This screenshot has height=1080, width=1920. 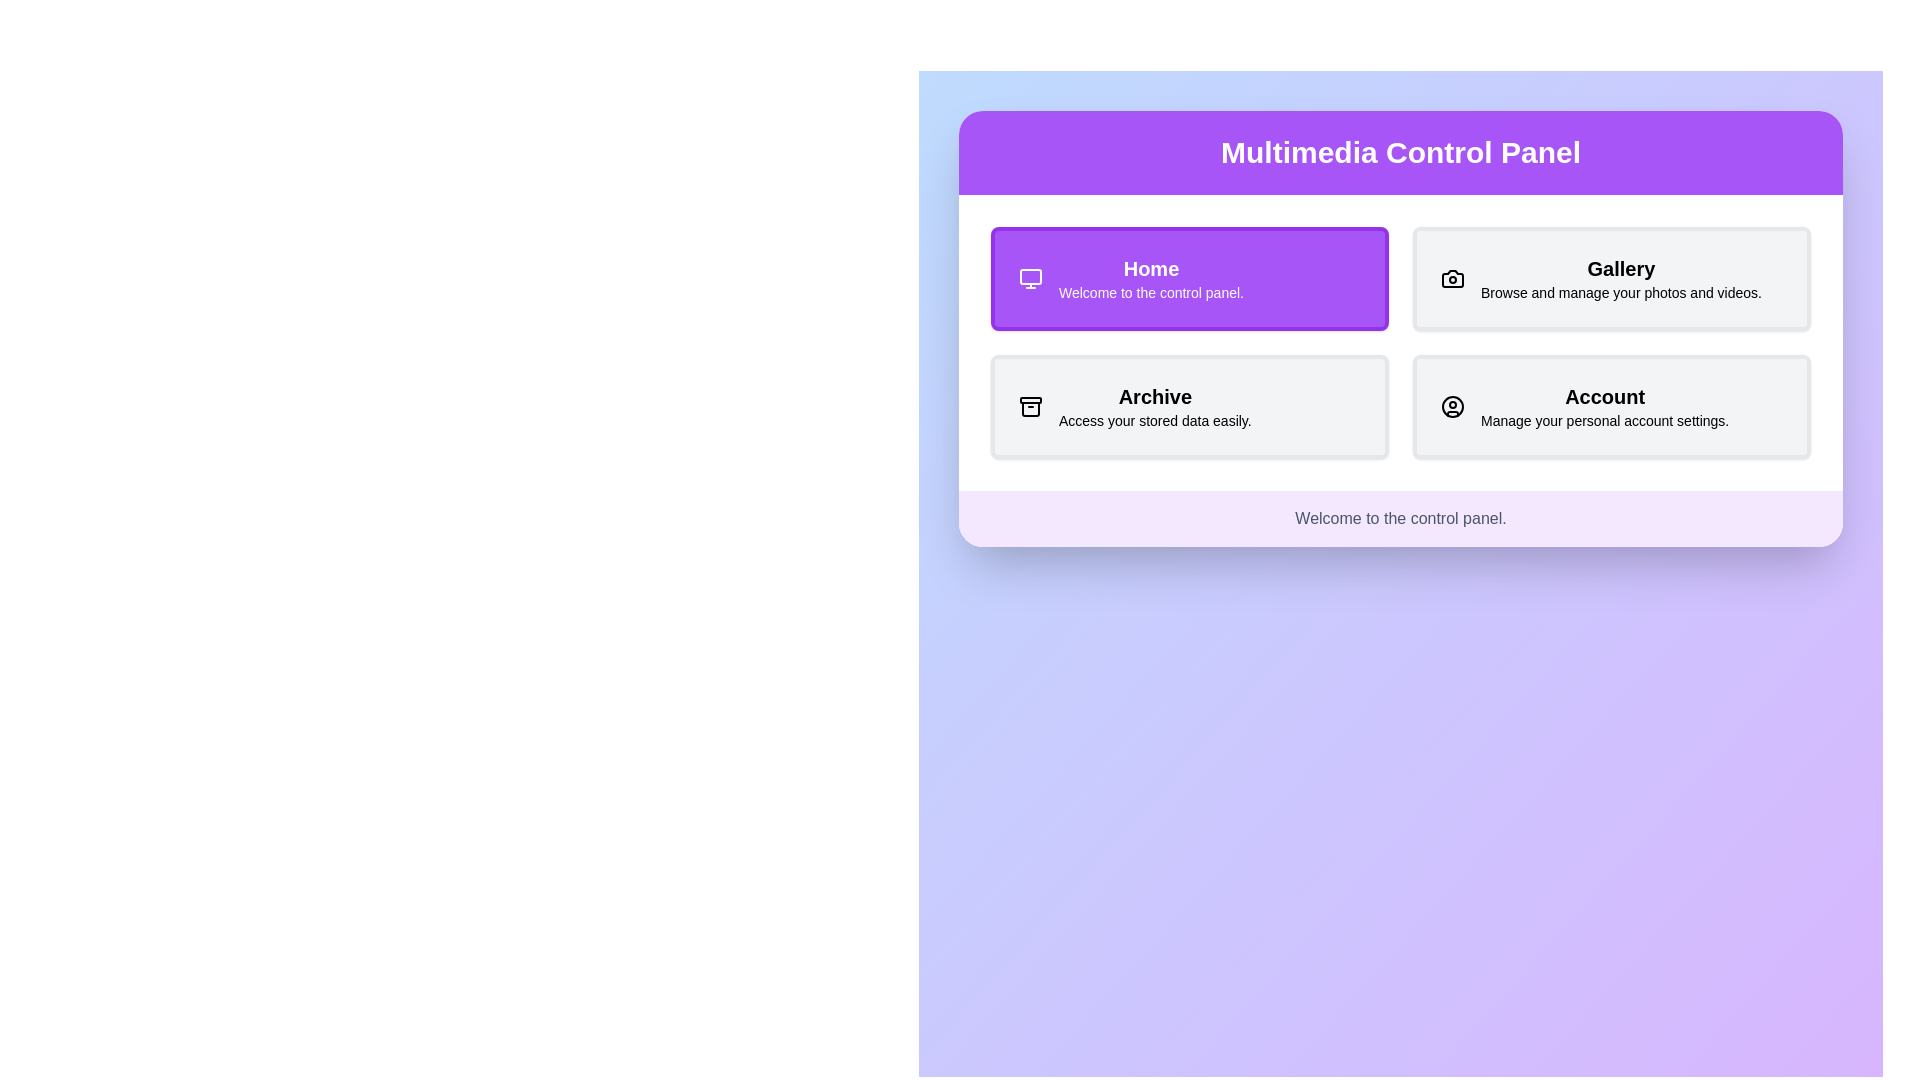 I want to click on the Gallery section by clicking its button, so click(x=1612, y=278).